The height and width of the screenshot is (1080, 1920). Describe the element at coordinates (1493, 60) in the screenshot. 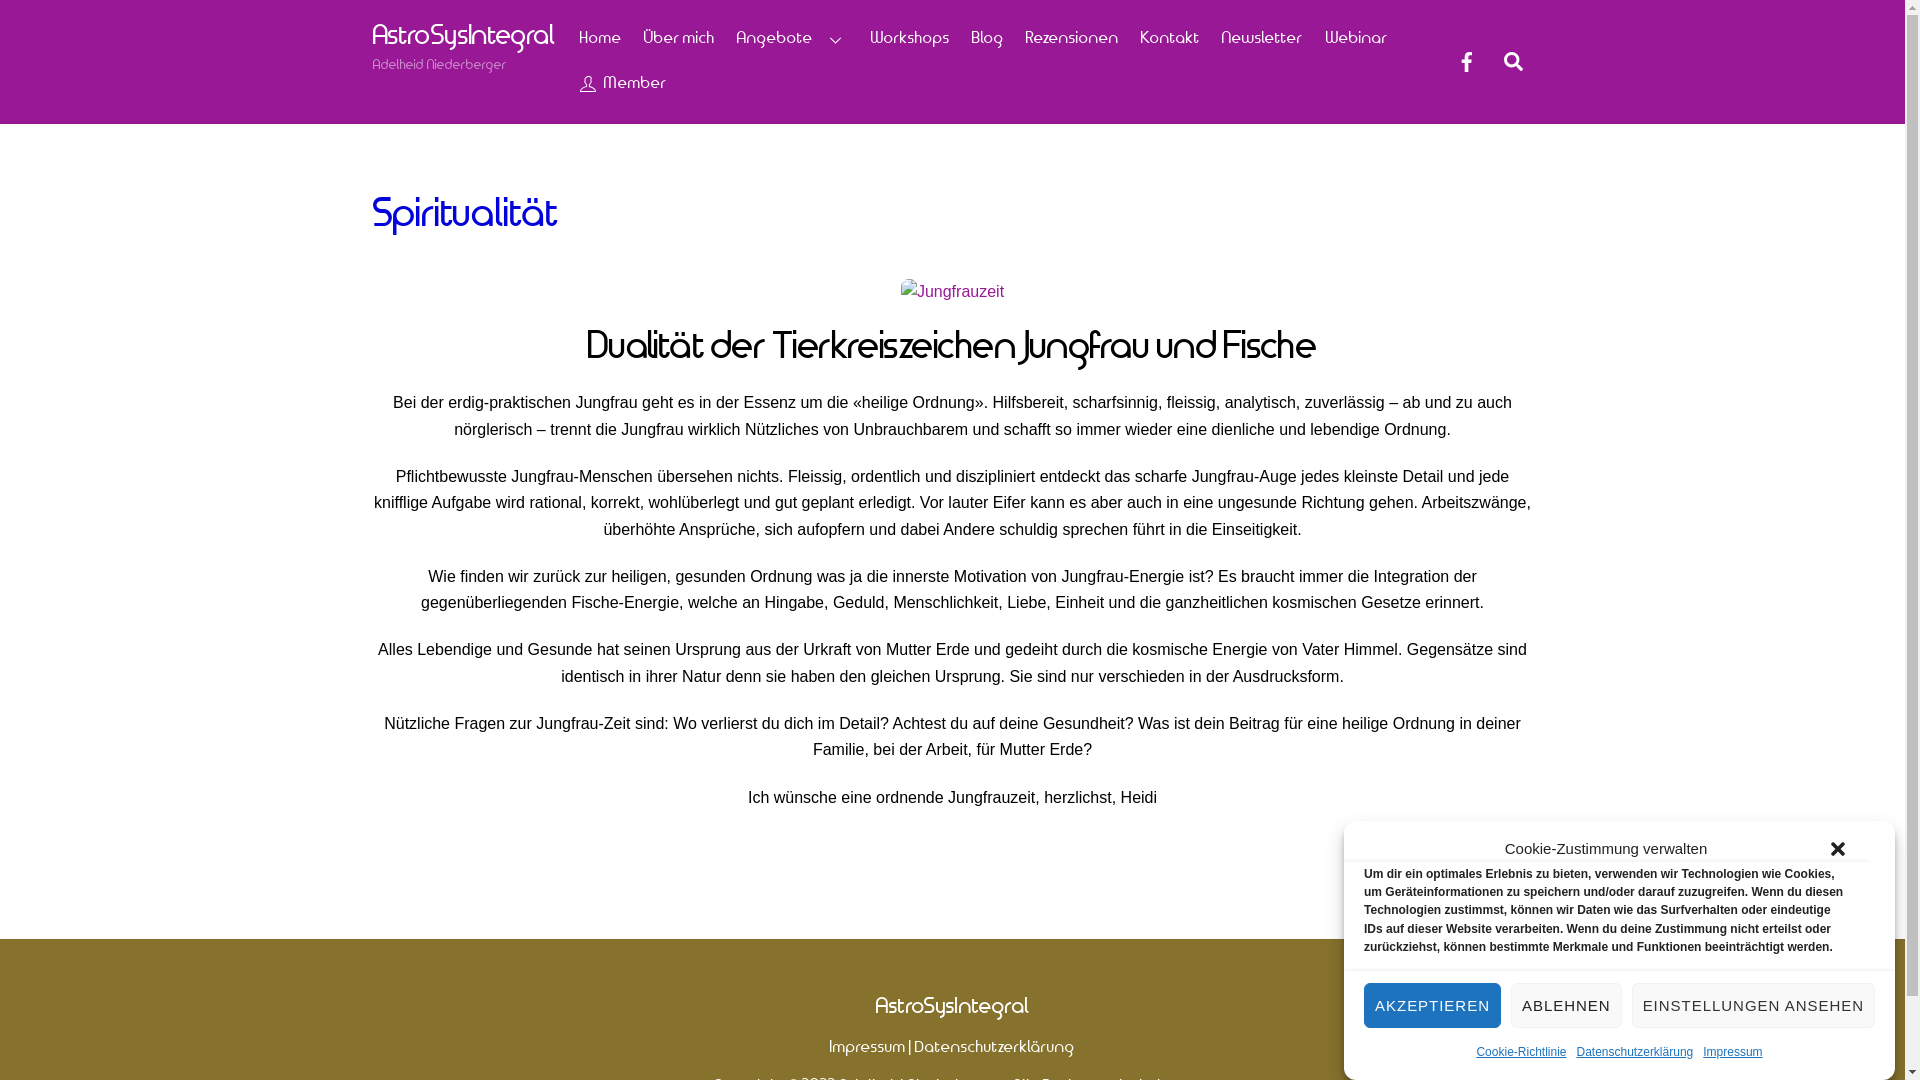

I see `'Search'` at that location.